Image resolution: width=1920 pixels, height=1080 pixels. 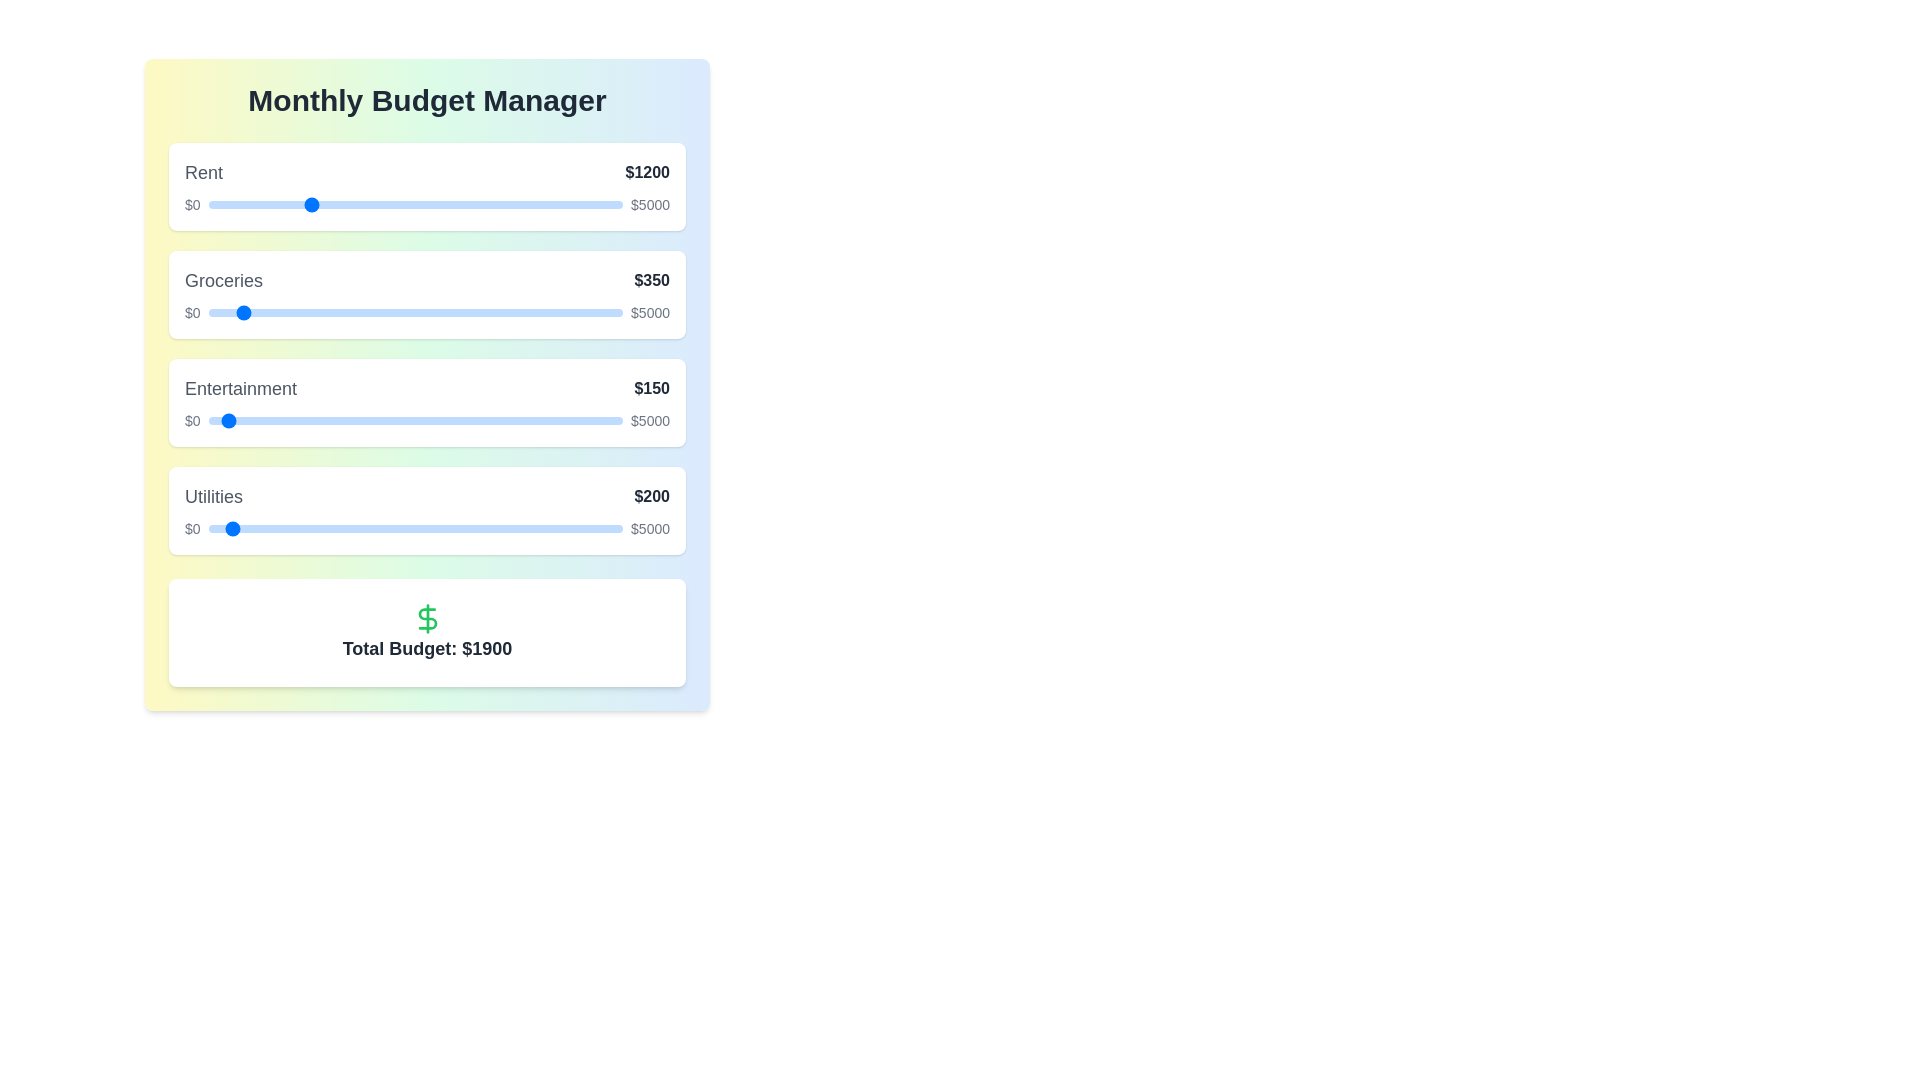 What do you see at coordinates (452, 527) in the screenshot?
I see `the utilities budget` at bounding box center [452, 527].